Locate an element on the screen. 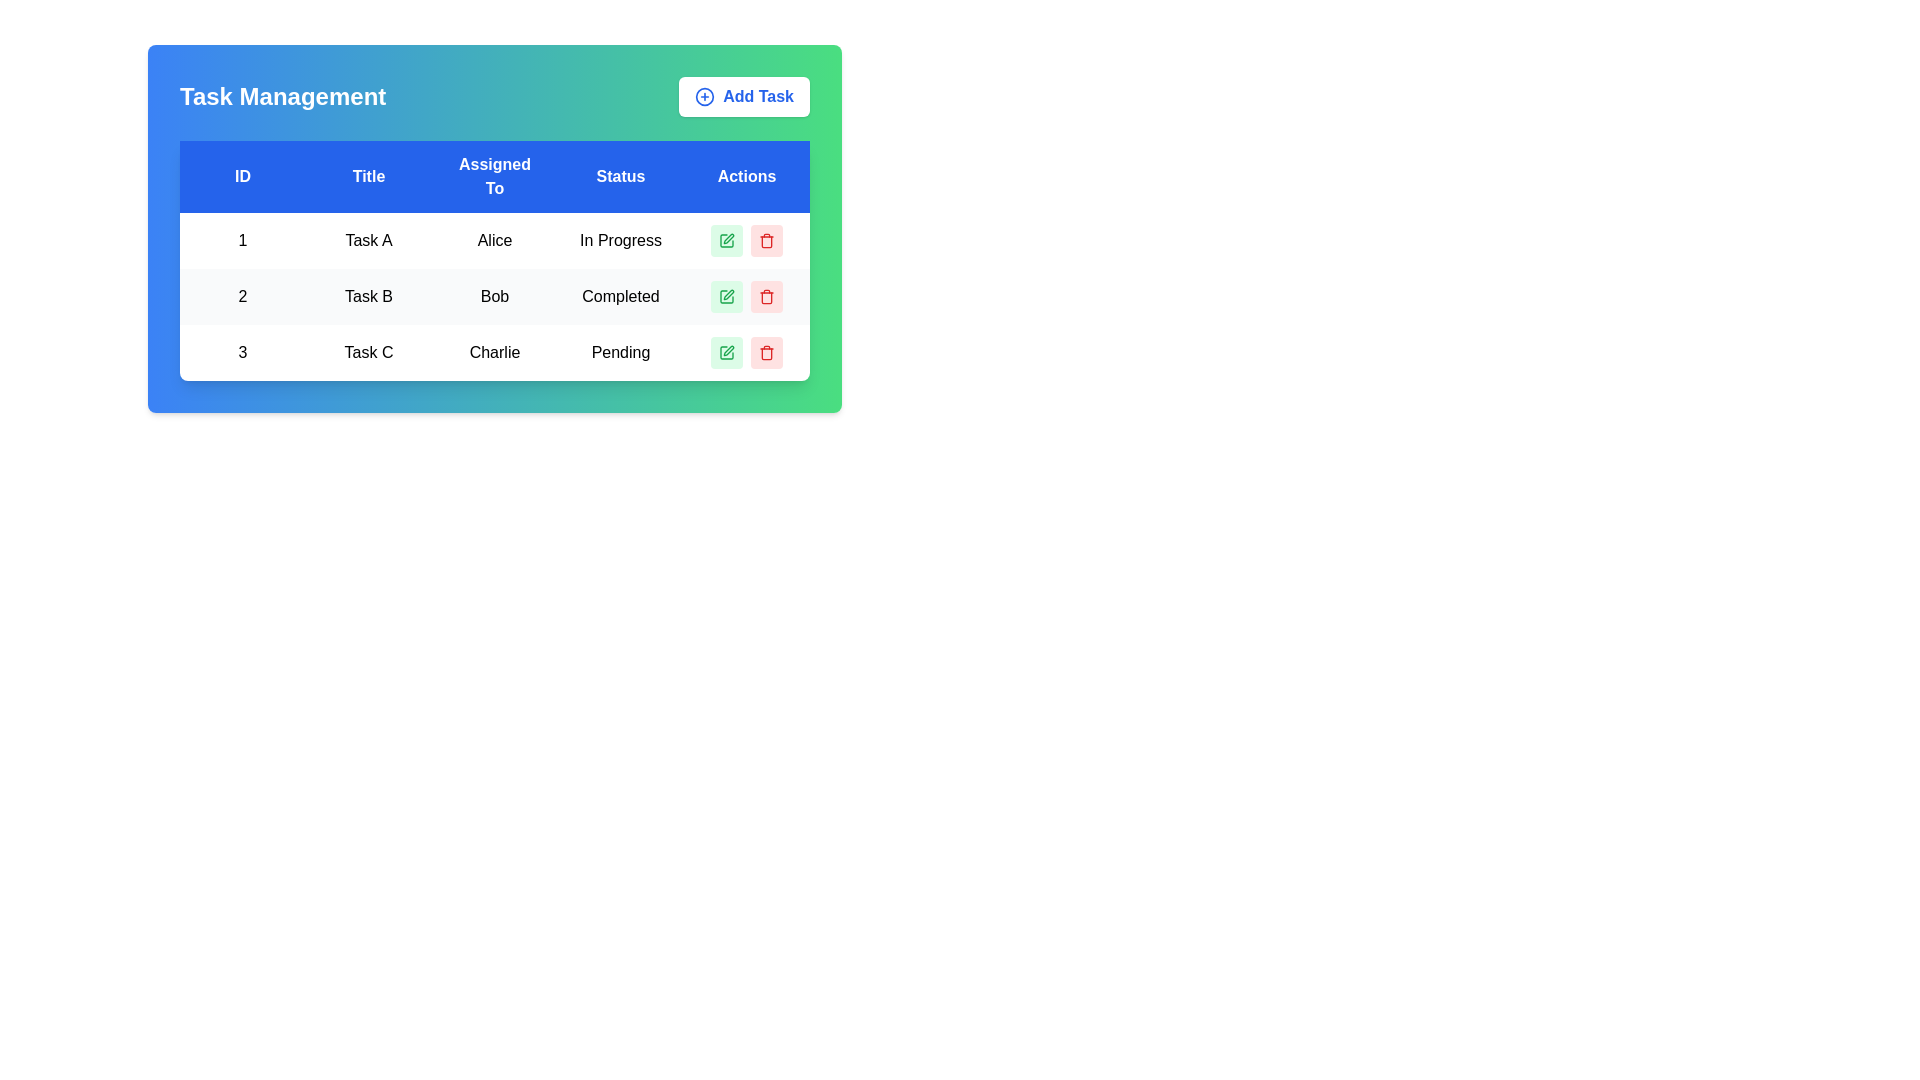  the green square button with rounded corners and a pen icon located in the second row of the 'Actions' column is located at coordinates (725, 297).